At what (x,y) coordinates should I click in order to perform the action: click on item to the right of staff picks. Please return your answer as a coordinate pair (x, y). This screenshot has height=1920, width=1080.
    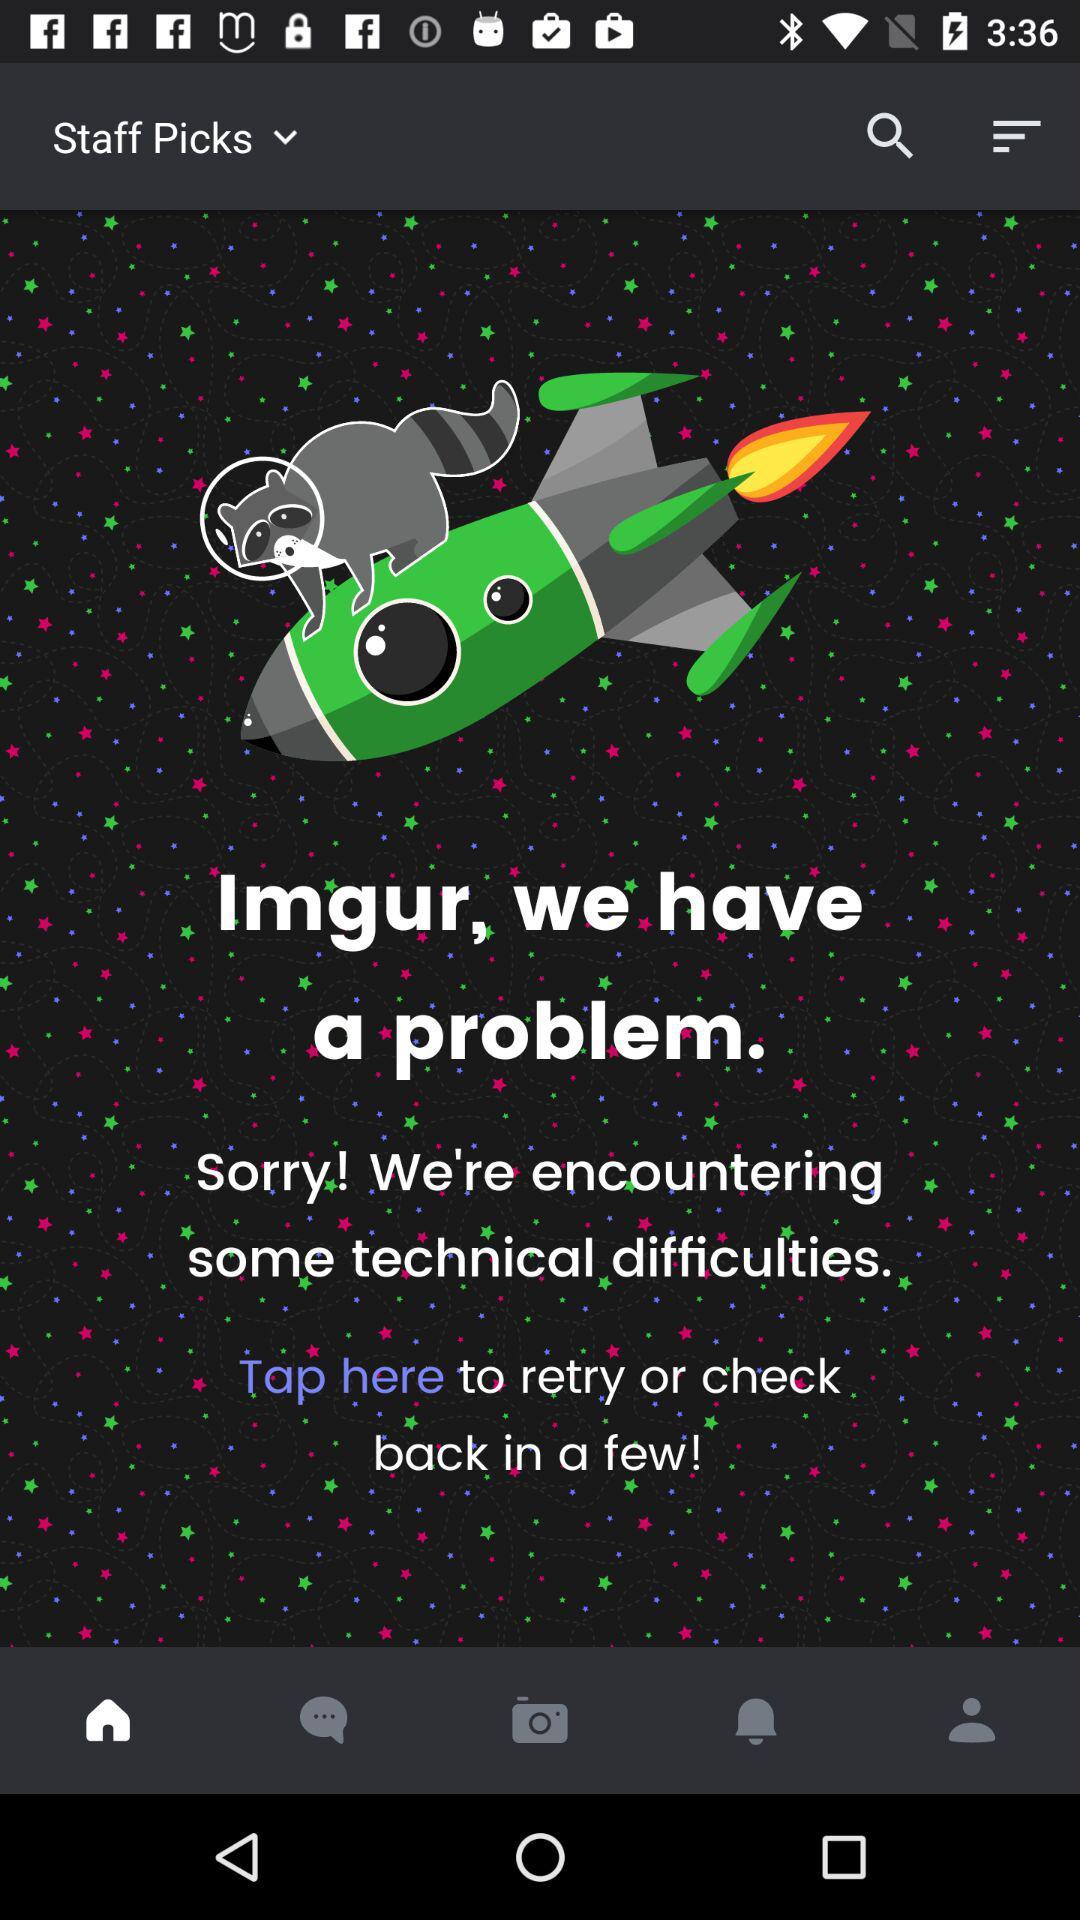
    Looking at the image, I should click on (890, 135).